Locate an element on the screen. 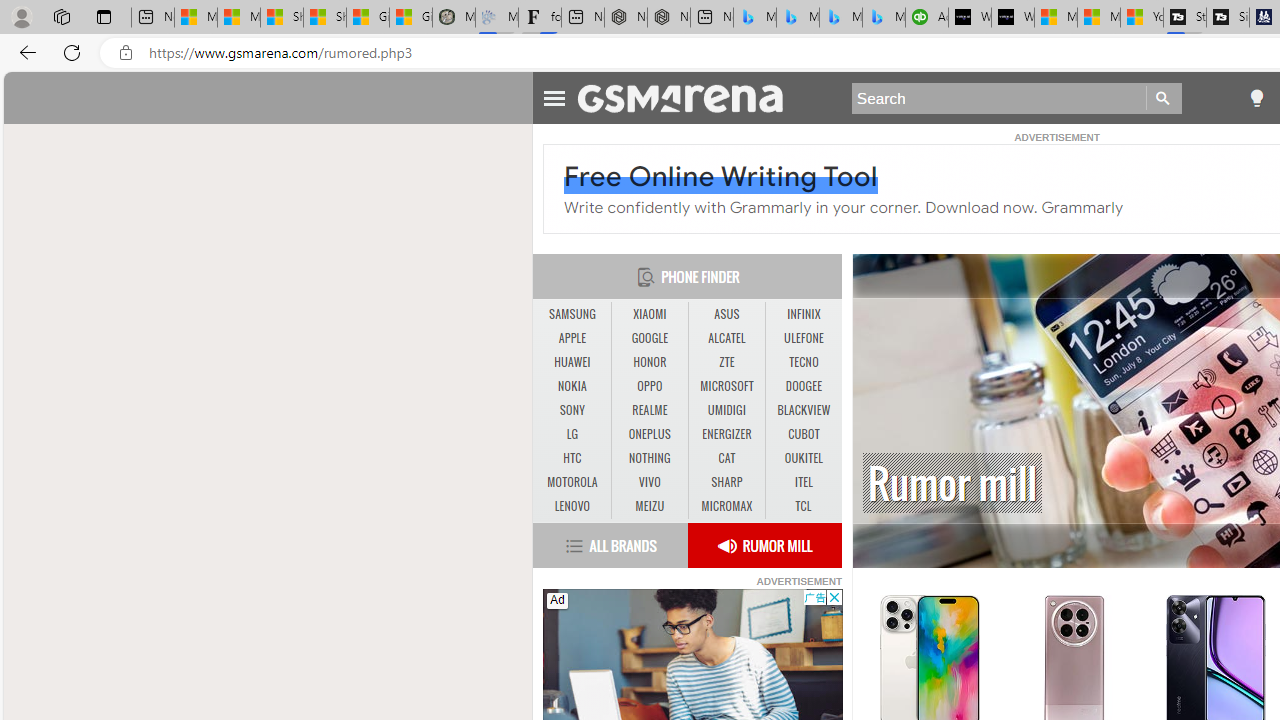 The width and height of the screenshot is (1280, 720). 'INFINIX' is located at coordinates (803, 314).